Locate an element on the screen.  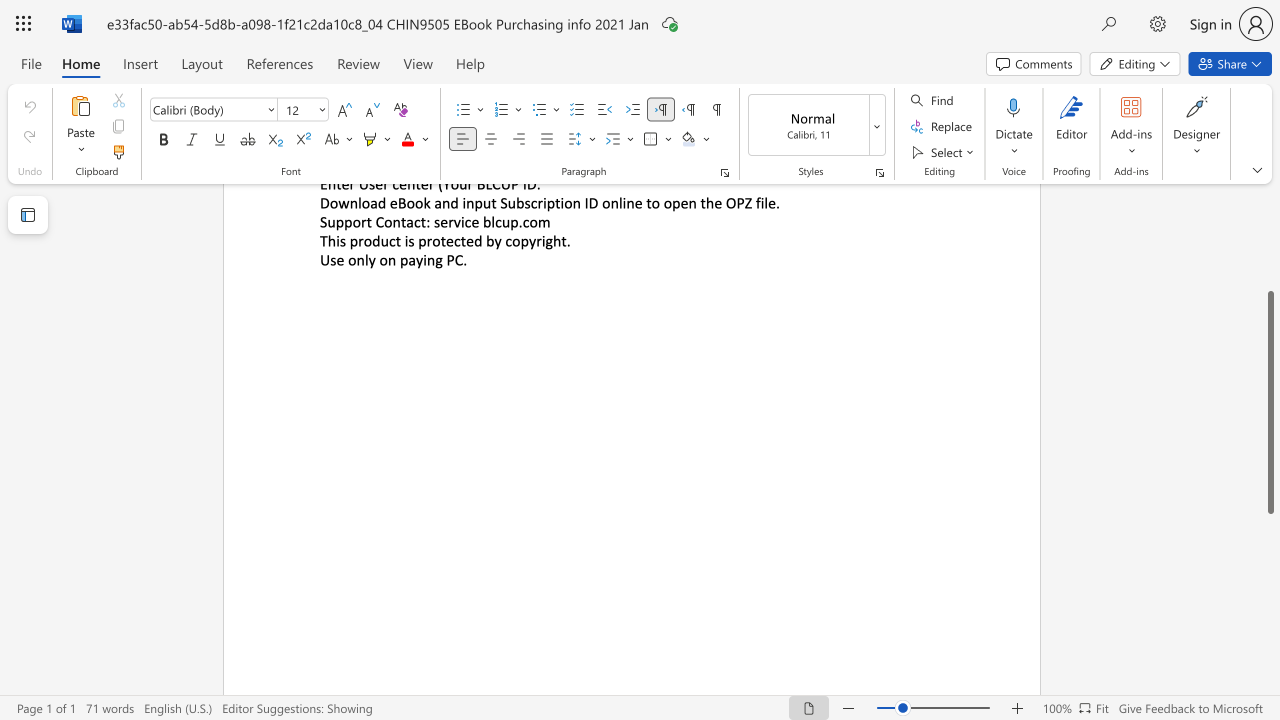
the scrollbar and move down 360 pixels is located at coordinates (1269, 402).